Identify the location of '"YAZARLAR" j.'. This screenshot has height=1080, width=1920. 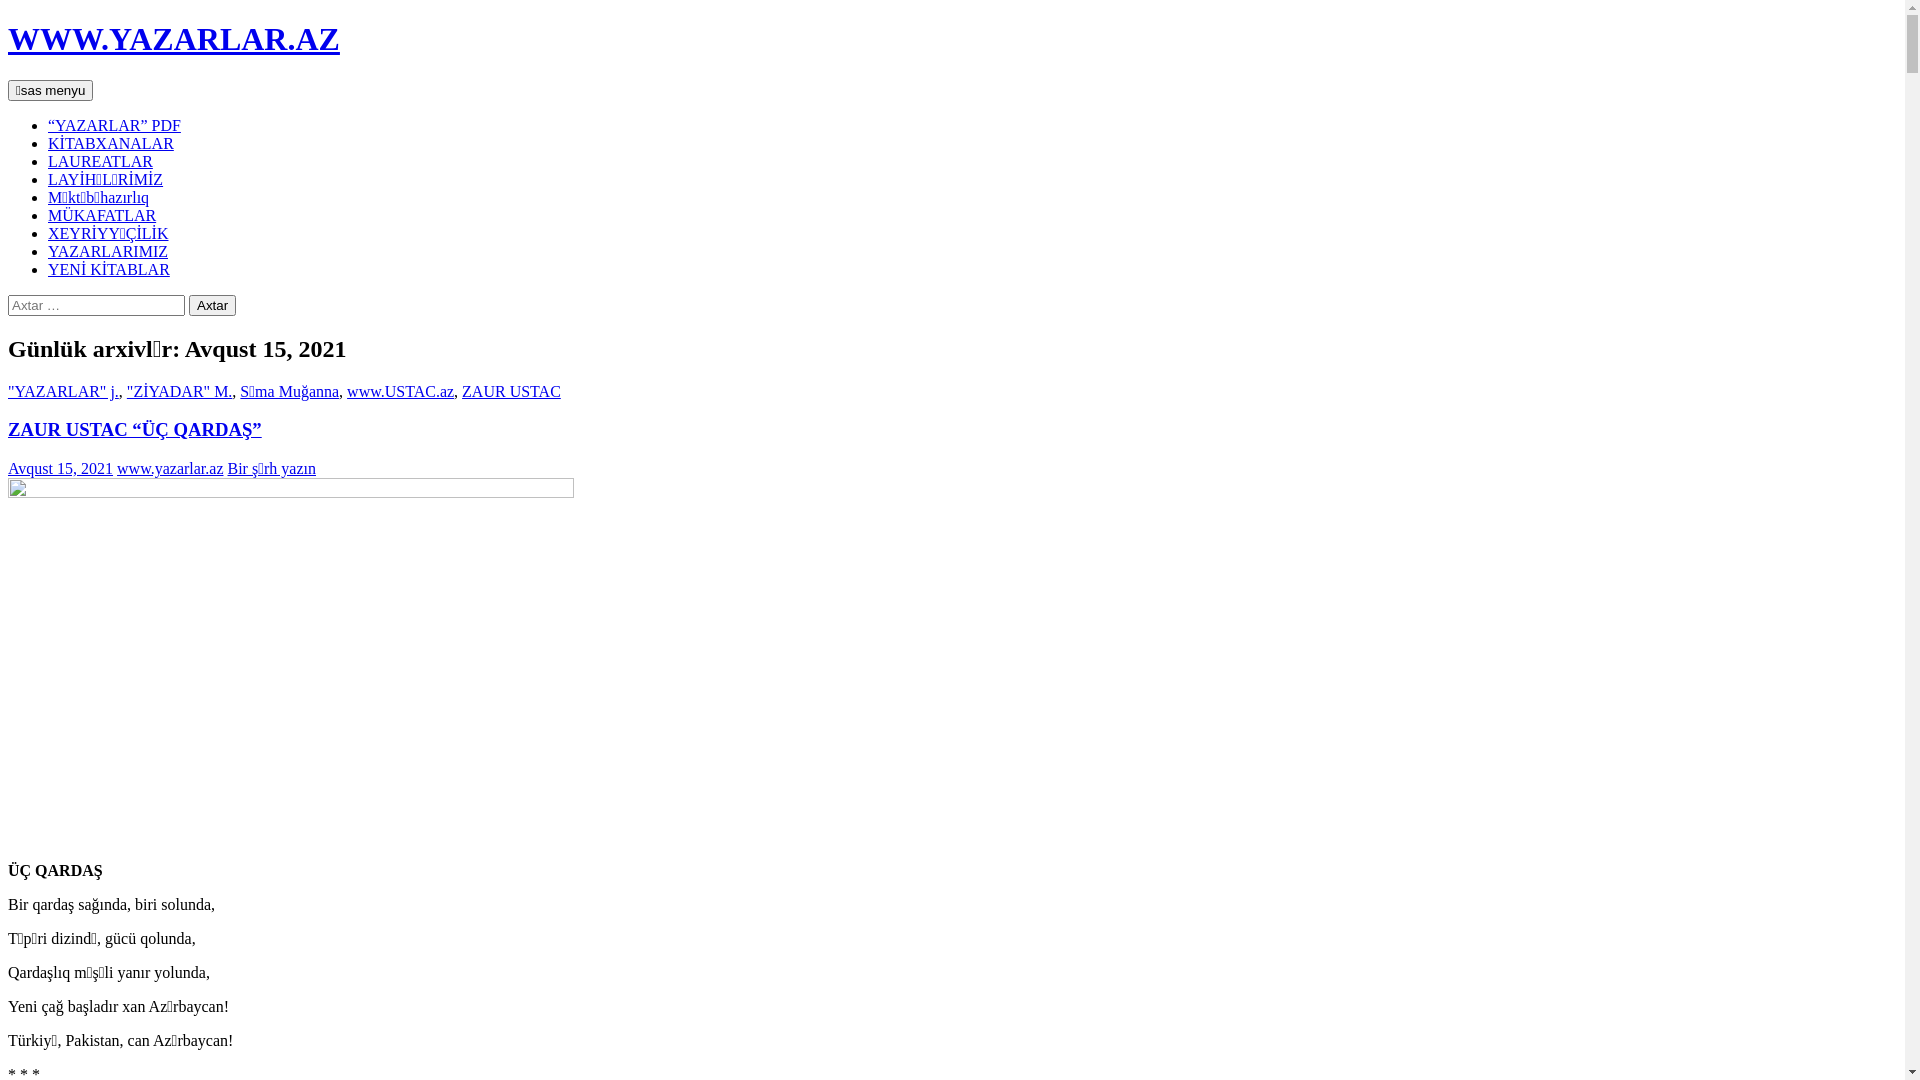
(63, 391).